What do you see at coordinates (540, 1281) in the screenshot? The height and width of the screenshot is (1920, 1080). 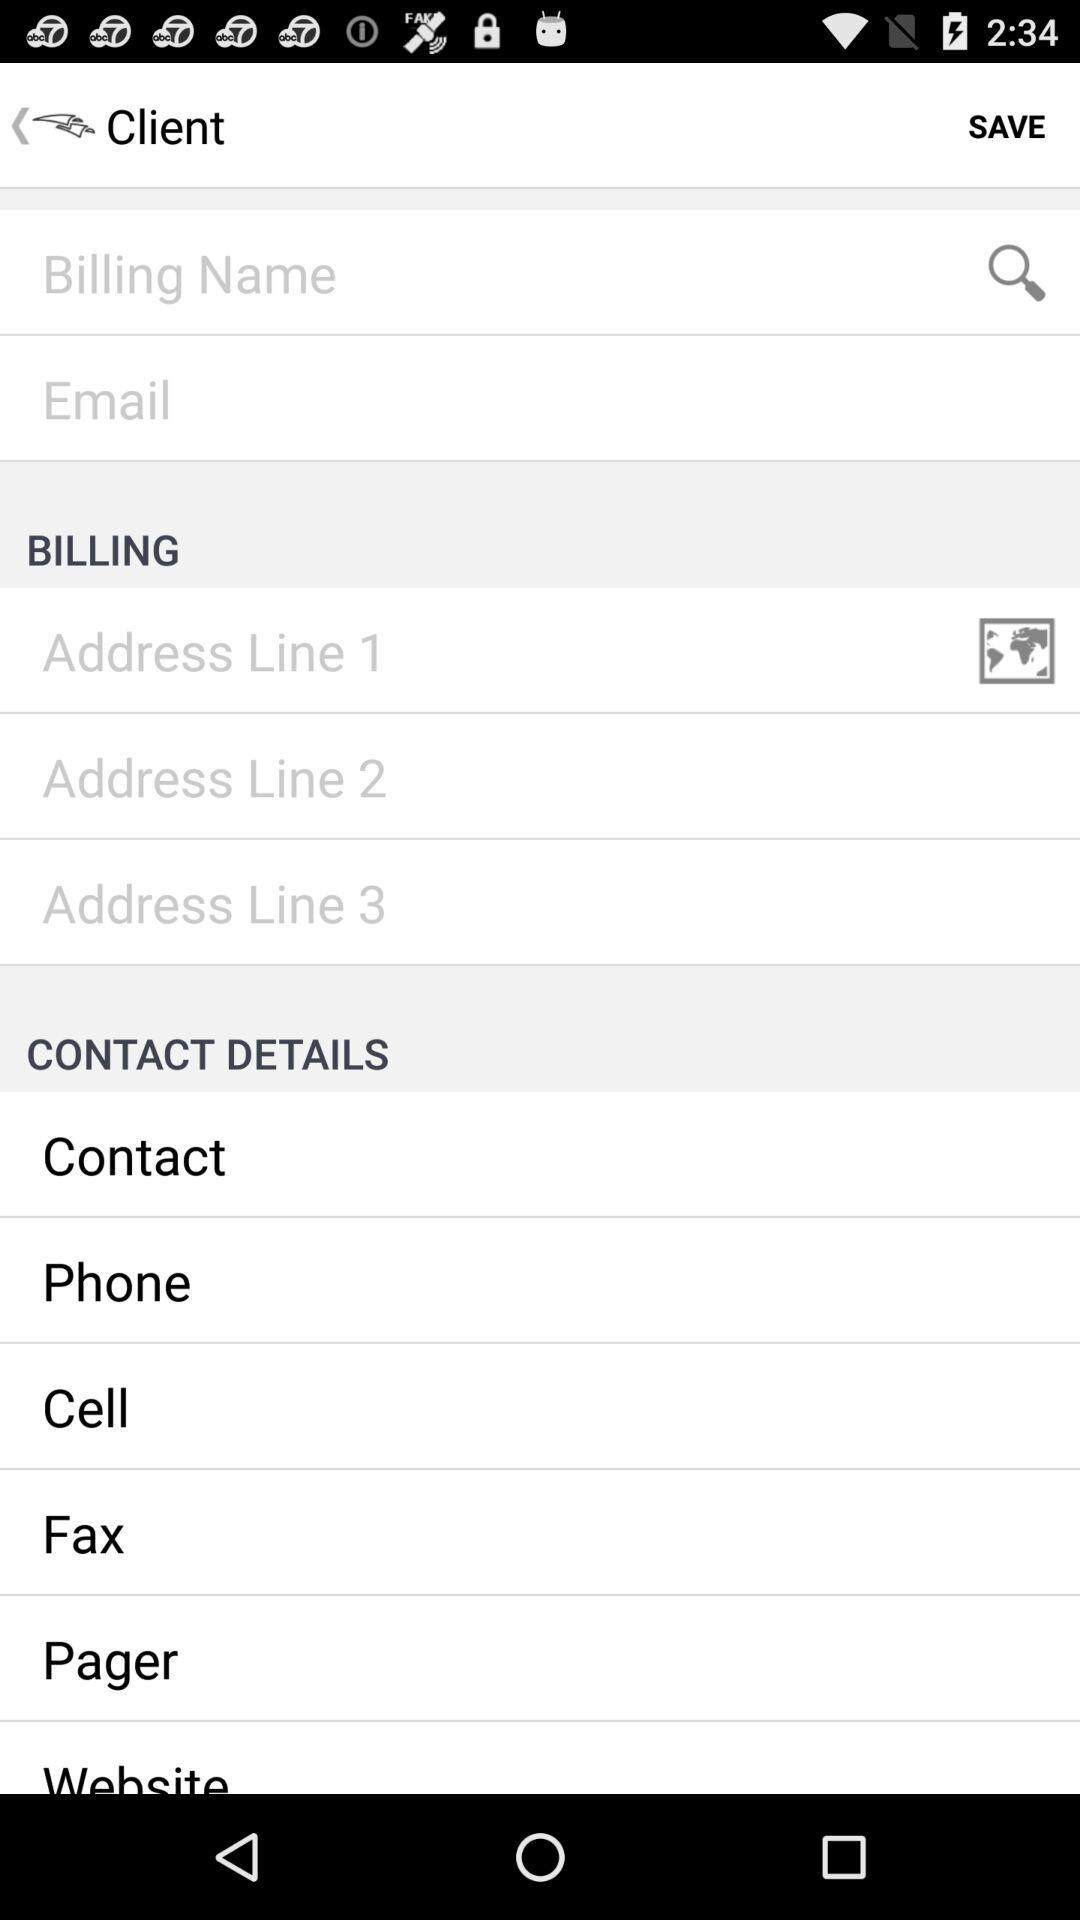 I see `enter/view client 's phone number` at bounding box center [540, 1281].